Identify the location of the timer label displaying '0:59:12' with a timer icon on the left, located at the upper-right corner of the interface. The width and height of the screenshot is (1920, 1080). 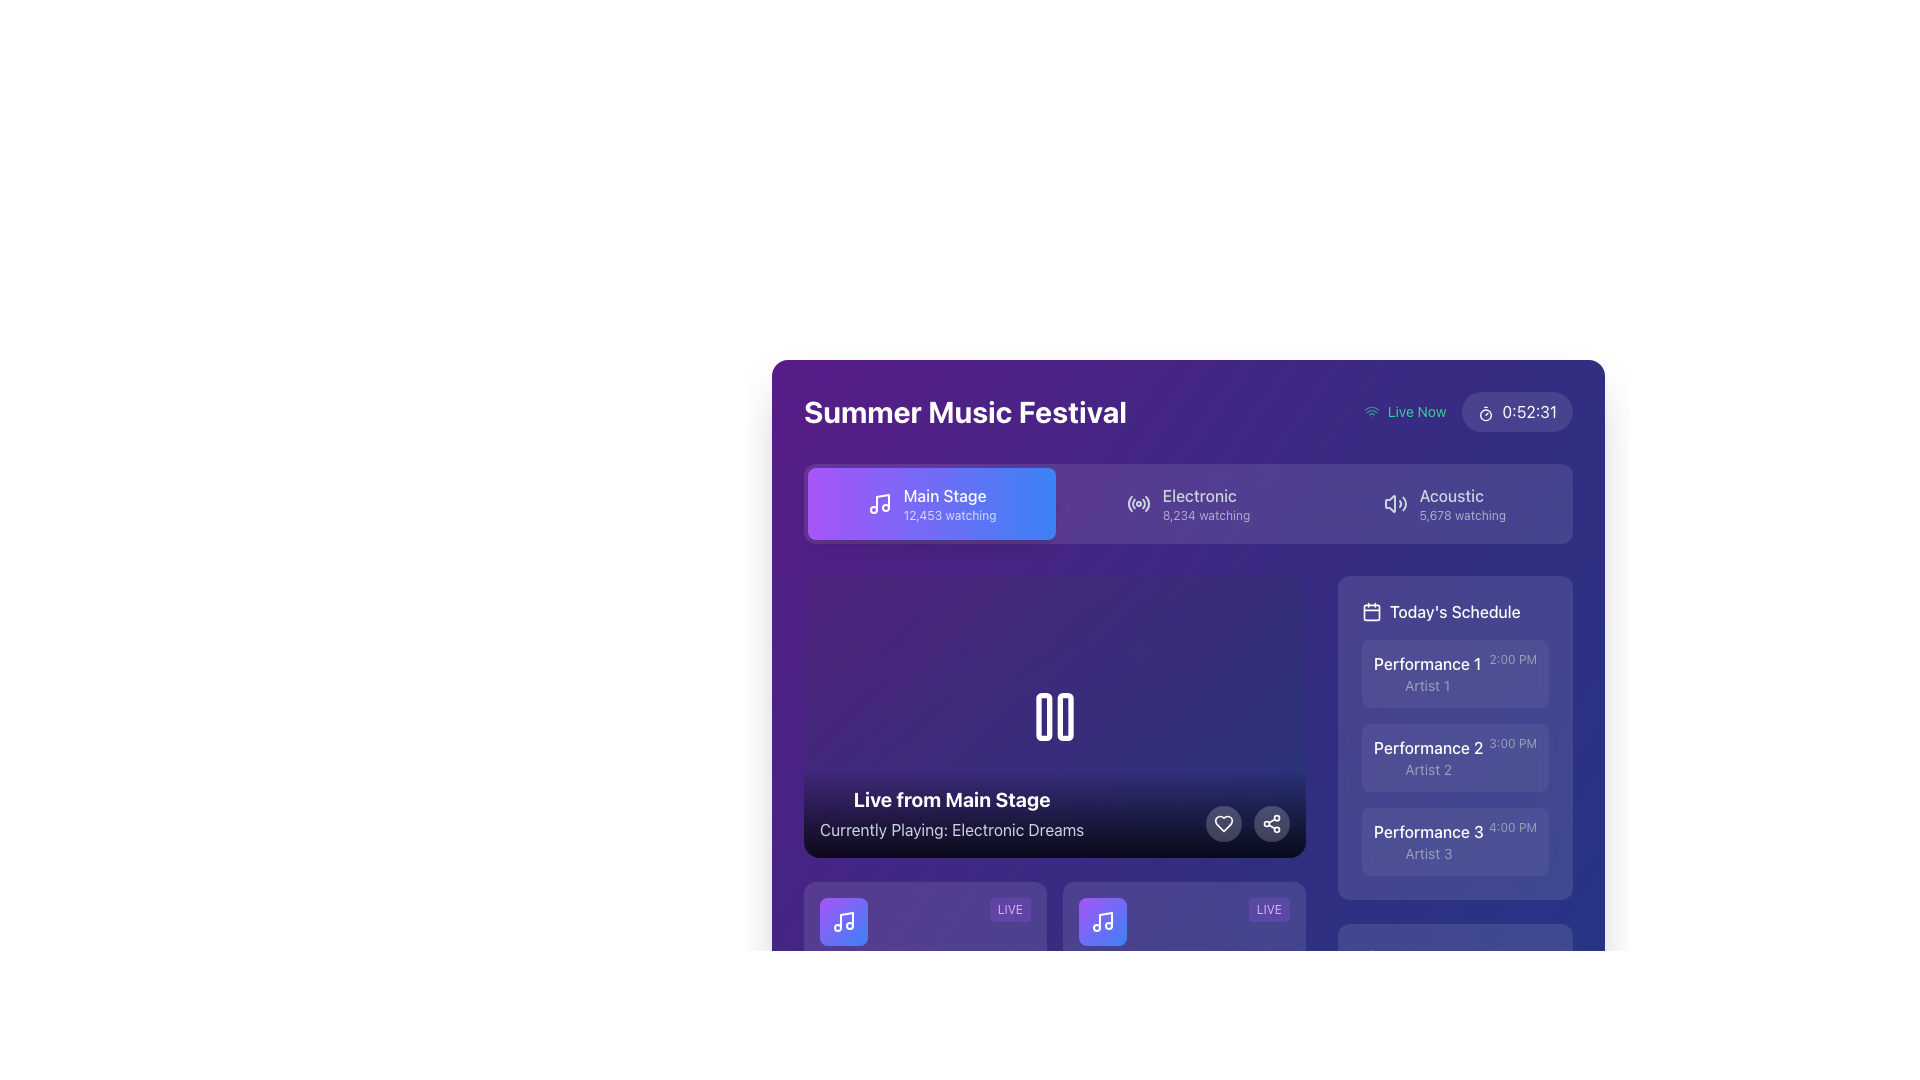
(1517, 411).